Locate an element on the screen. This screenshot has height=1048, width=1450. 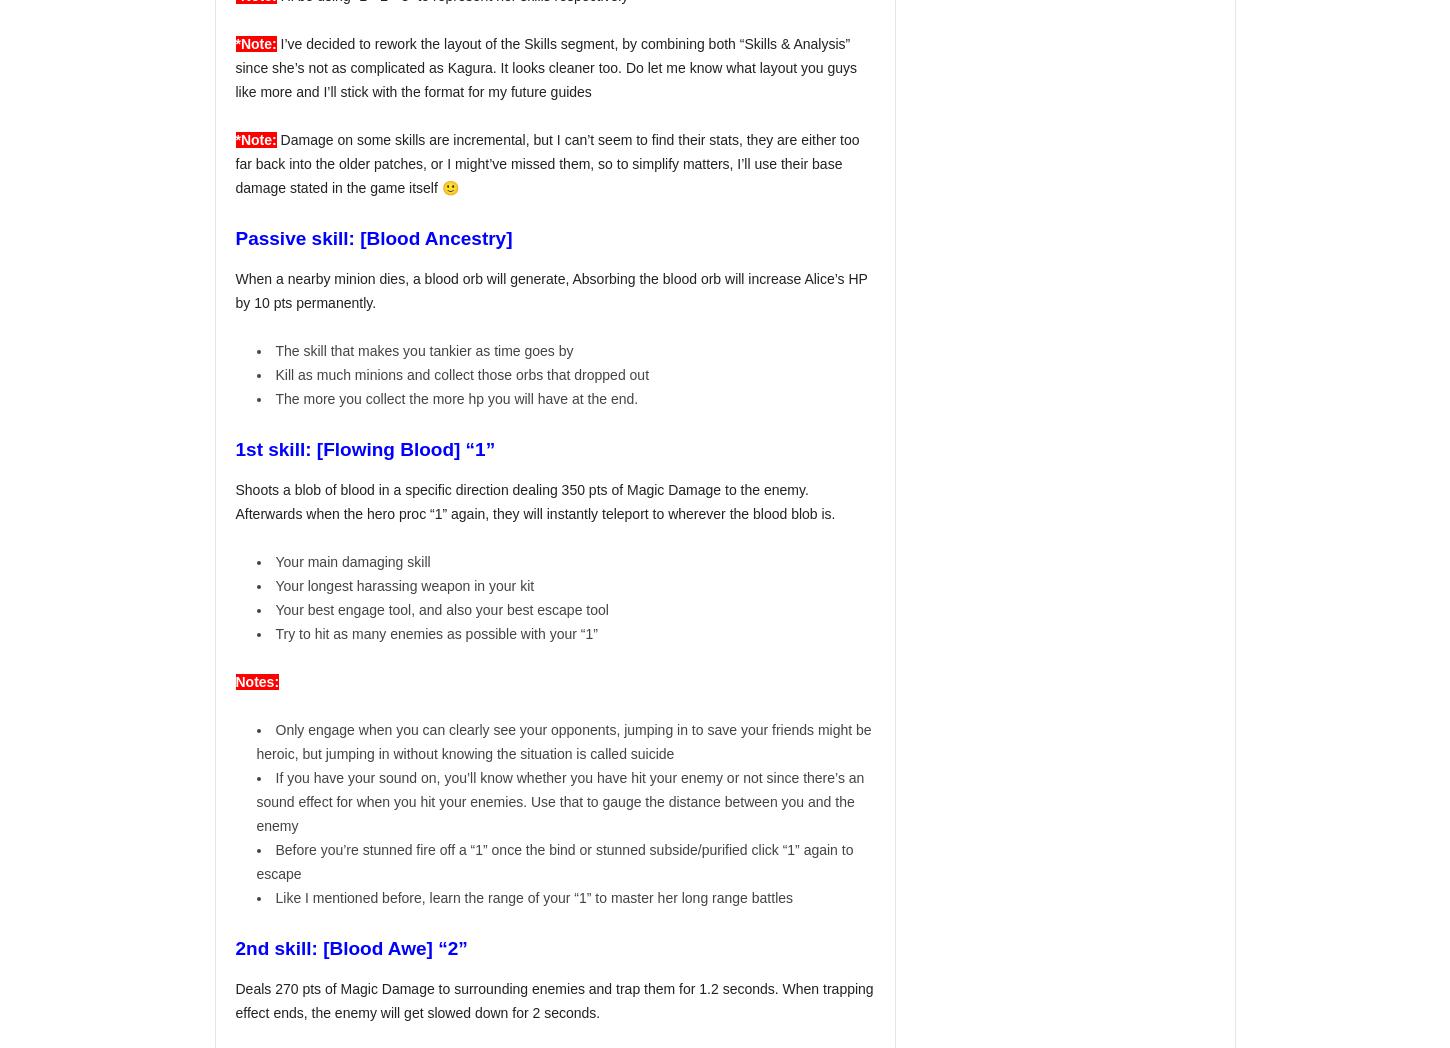
'Passive skill: [Blood Ancestry]' is located at coordinates (372, 238).